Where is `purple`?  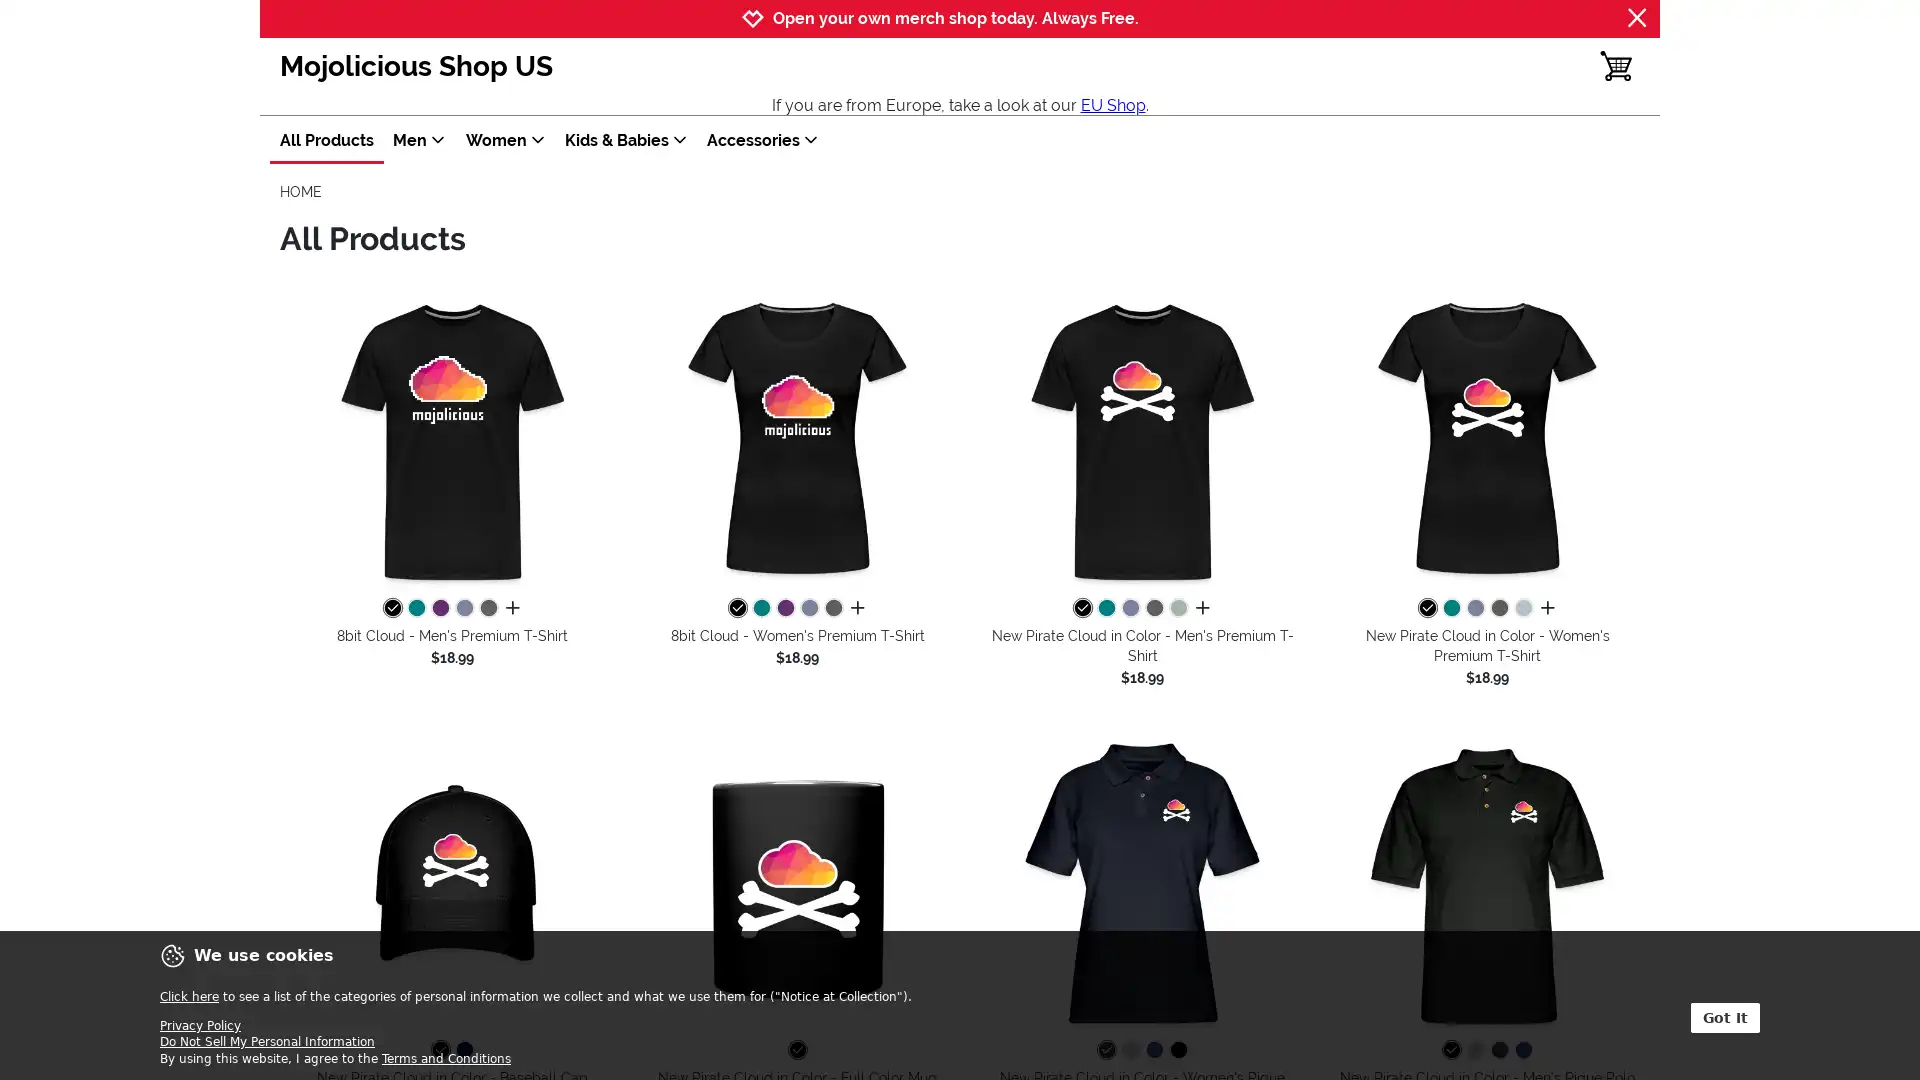
purple is located at coordinates (784, 608).